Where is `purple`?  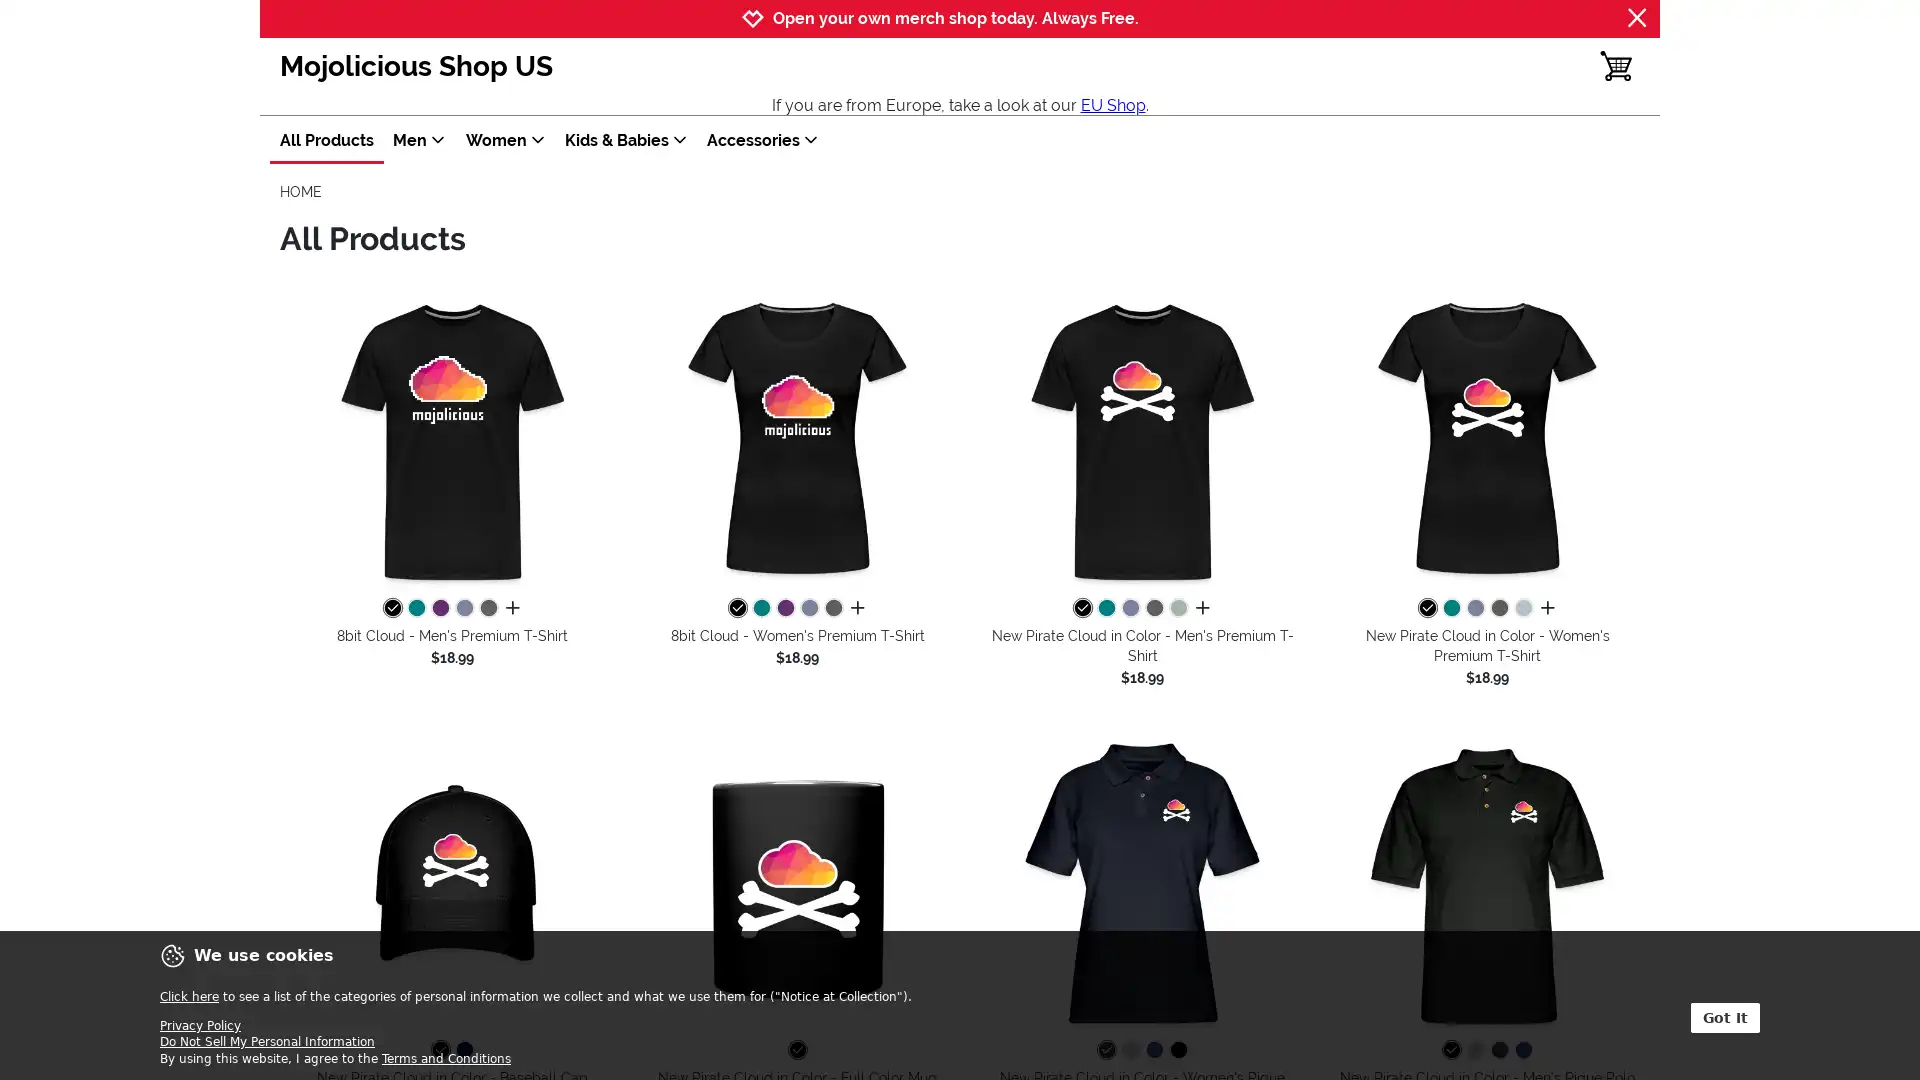
purple is located at coordinates (784, 608).